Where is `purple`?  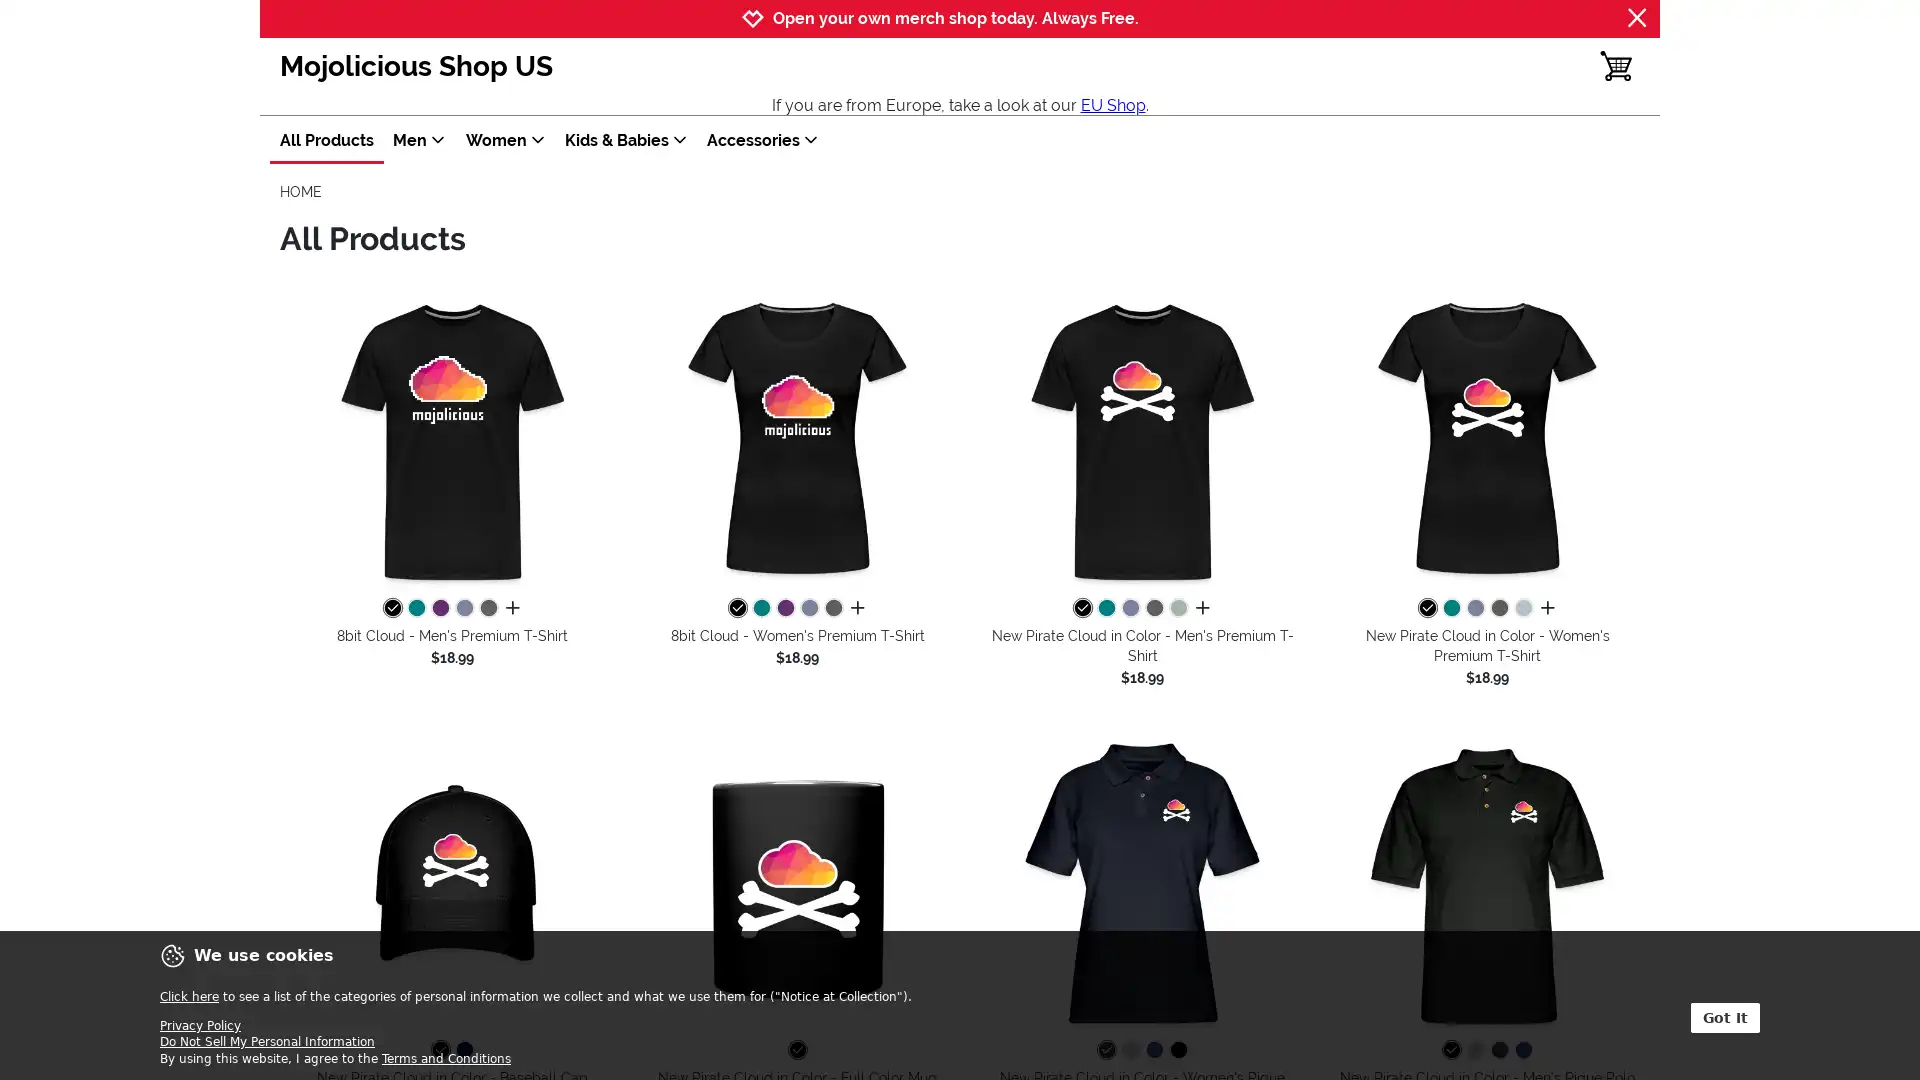
purple is located at coordinates (784, 608).